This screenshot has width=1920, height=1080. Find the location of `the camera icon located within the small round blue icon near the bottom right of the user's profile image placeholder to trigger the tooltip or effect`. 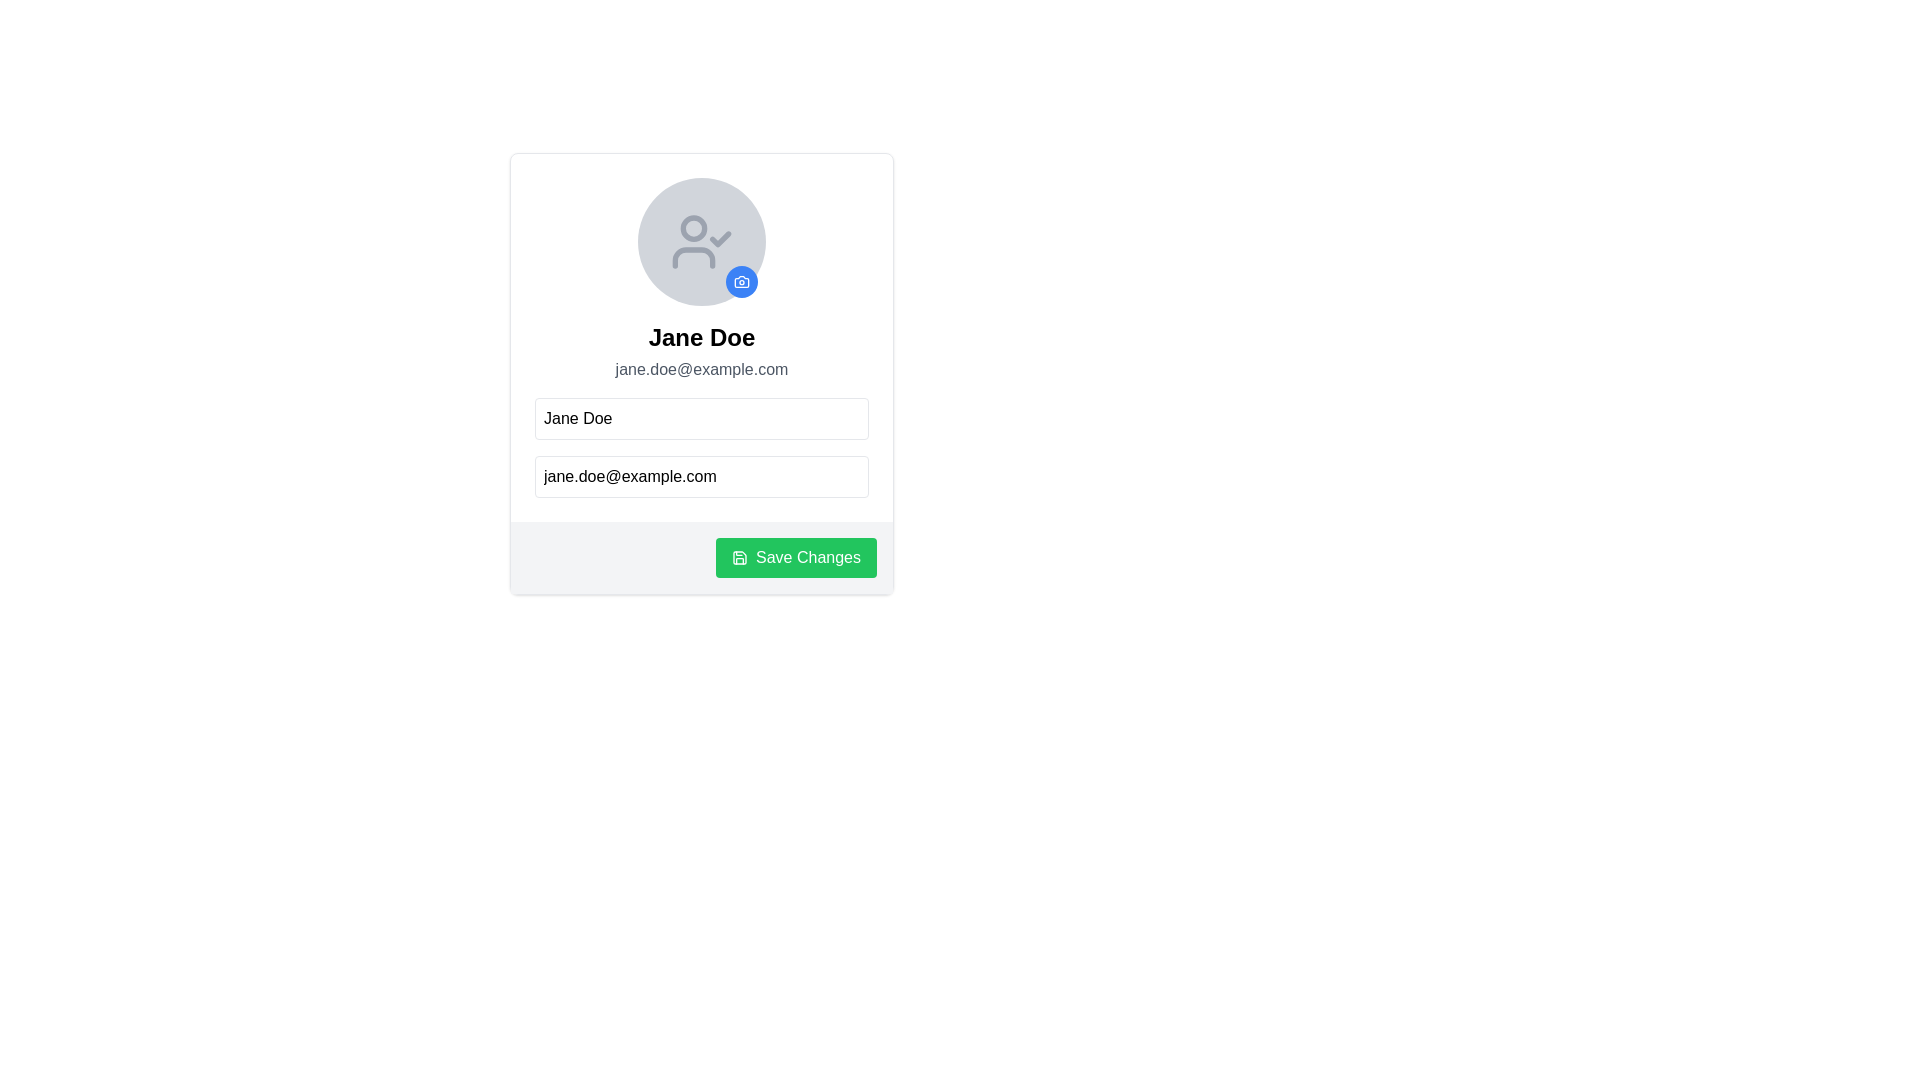

the camera icon located within the small round blue icon near the bottom right of the user's profile image placeholder to trigger the tooltip or effect is located at coordinates (741, 281).